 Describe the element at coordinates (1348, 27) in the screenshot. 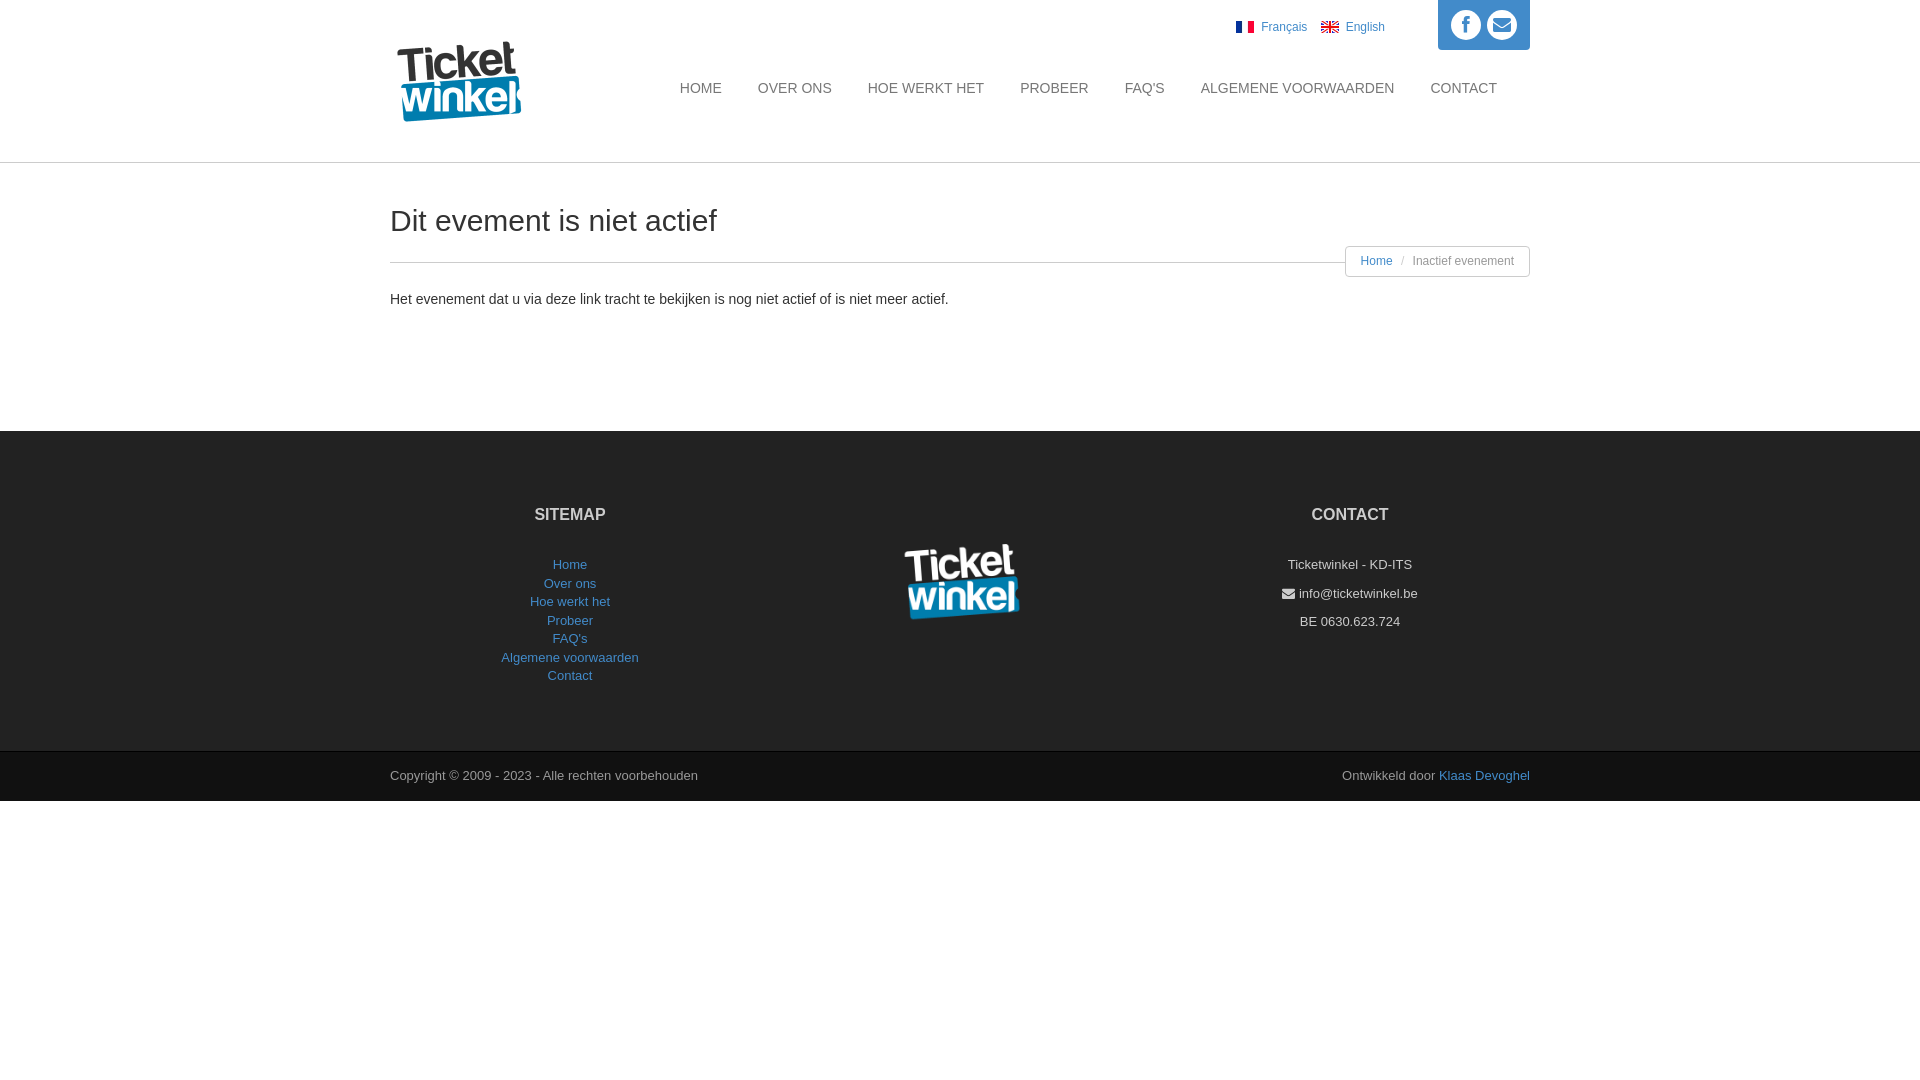

I see `'English'` at that location.